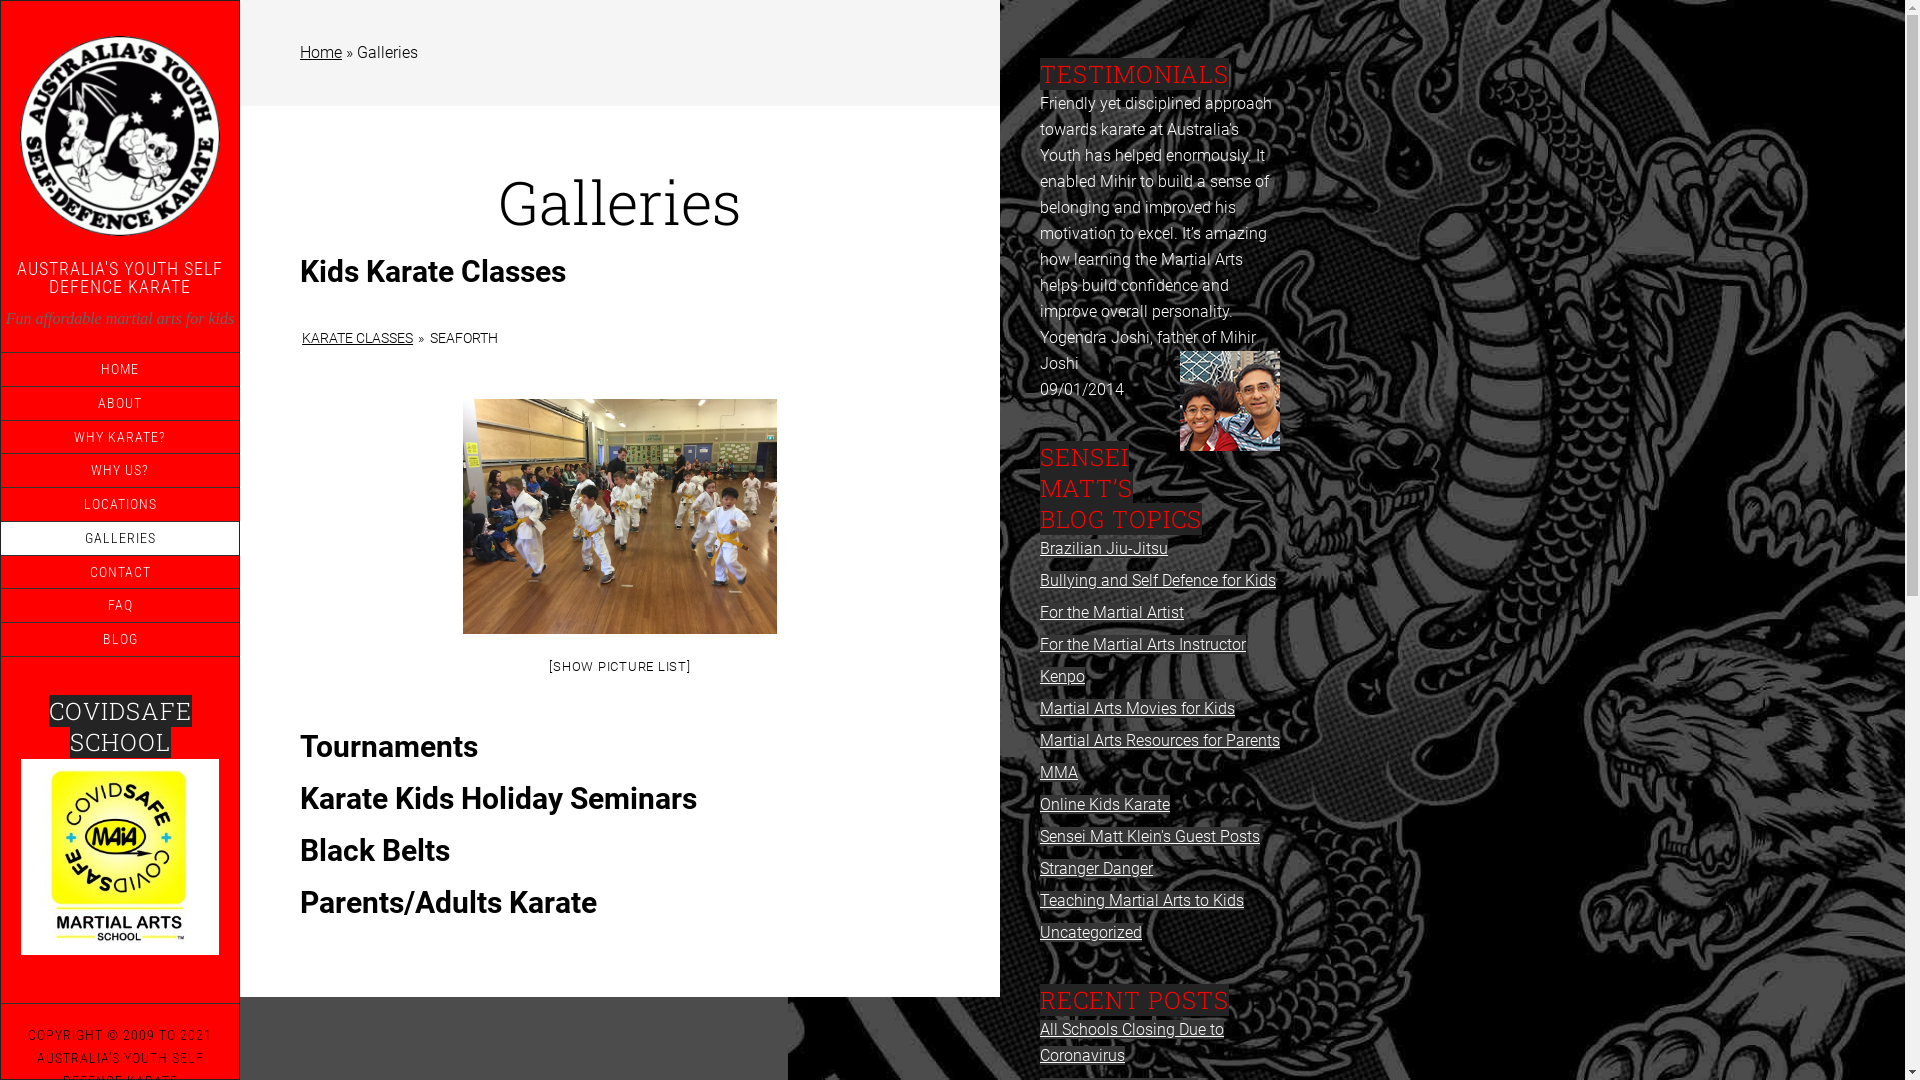  What do you see at coordinates (357, 337) in the screenshot?
I see `'KARATE CLASSES'` at bounding box center [357, 337].